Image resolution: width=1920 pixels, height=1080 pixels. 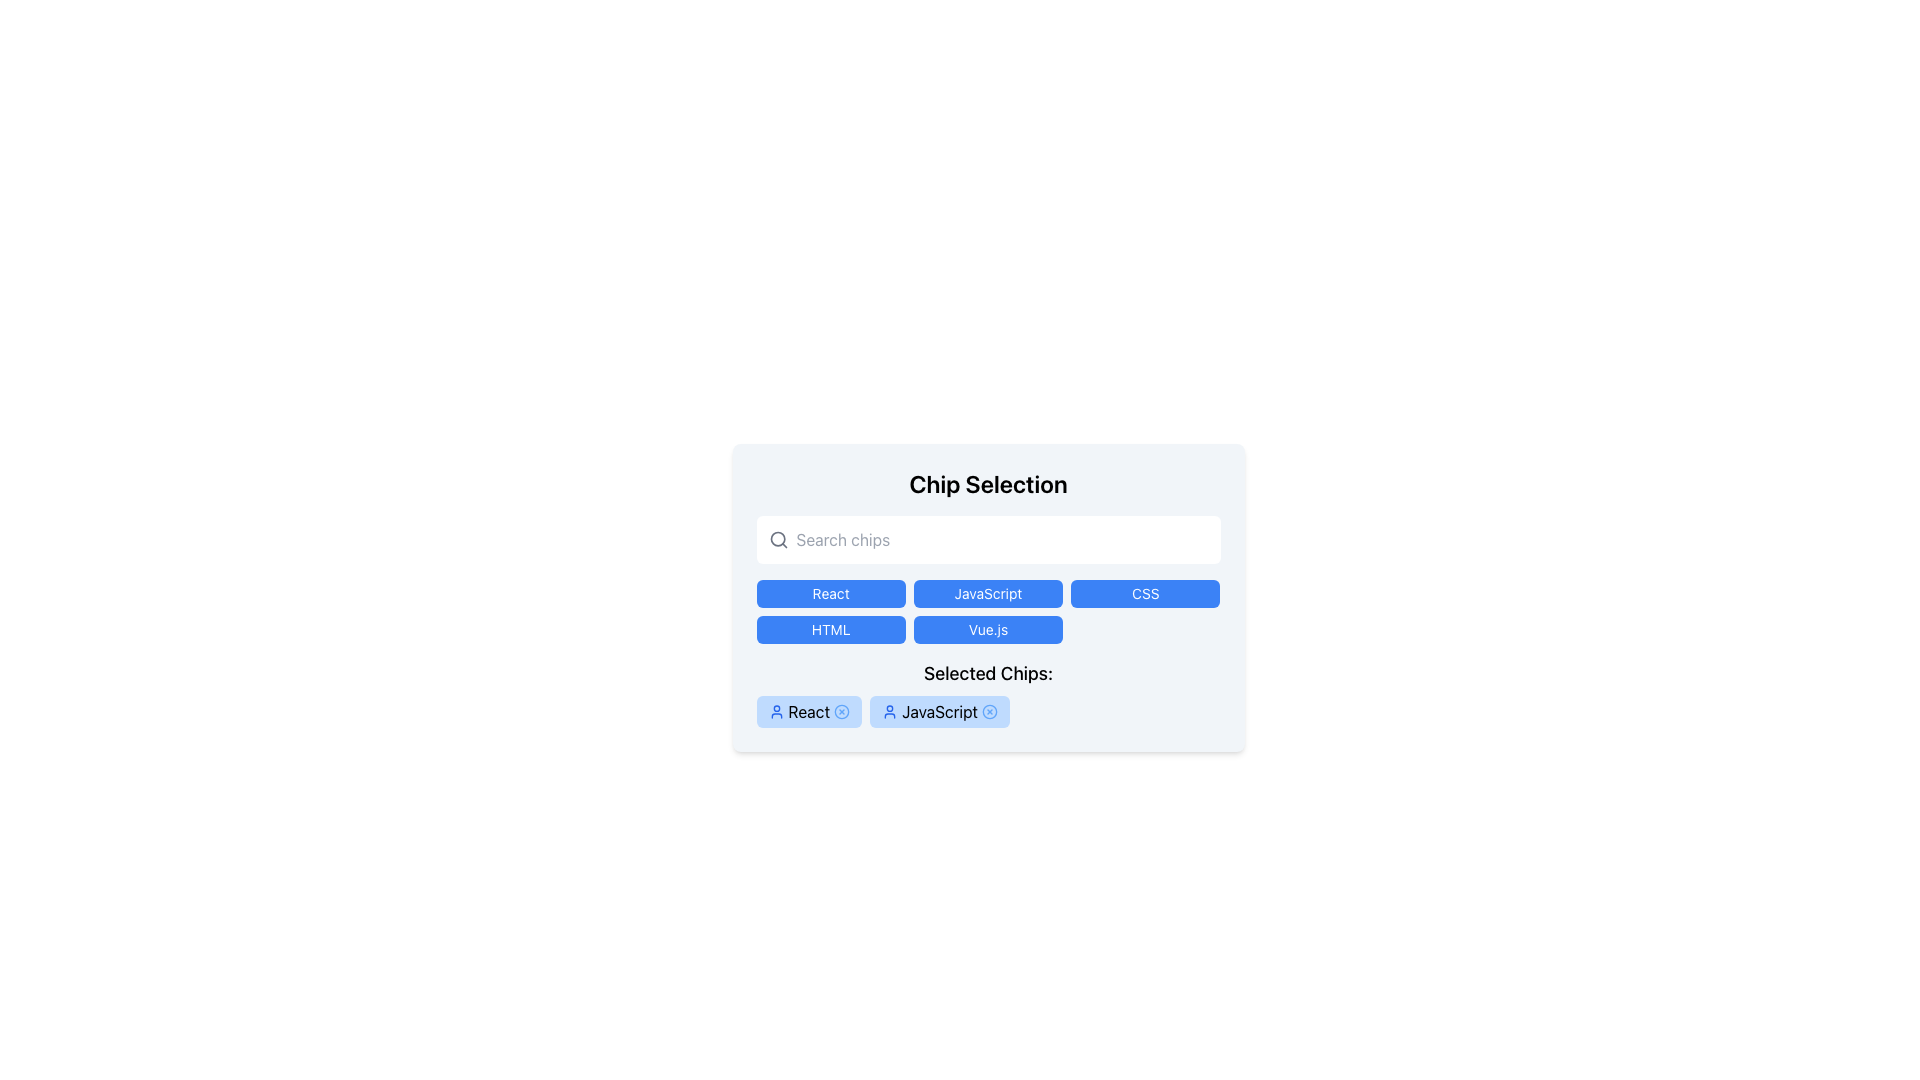 I want to click on the blue button labeled 'Vue.js', so click(x=988, y=628).